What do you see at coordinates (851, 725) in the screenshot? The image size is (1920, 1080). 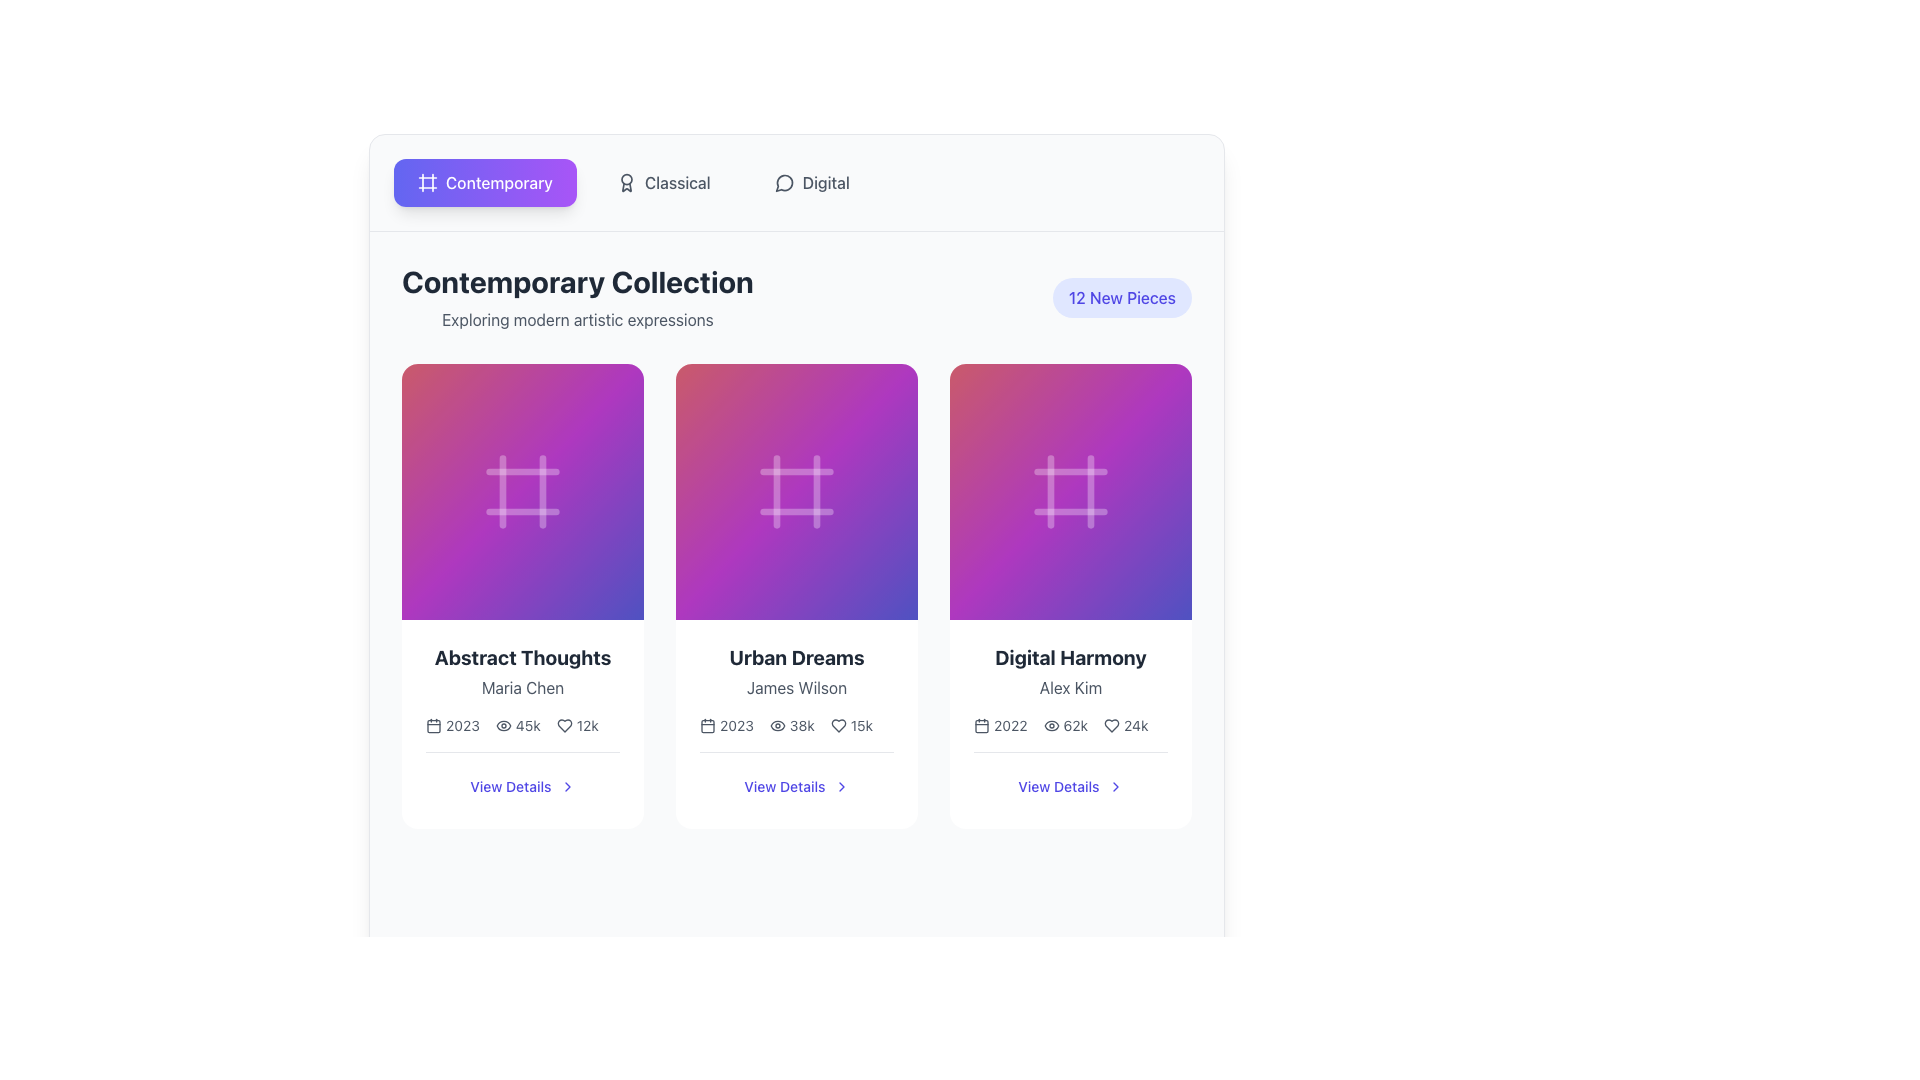 I see `the visual statistics display showing the popularity metric '15k' for the 'Urban Dreams' card, which is the third element in a sequence of informational elements` at bounding box center [851, 725].